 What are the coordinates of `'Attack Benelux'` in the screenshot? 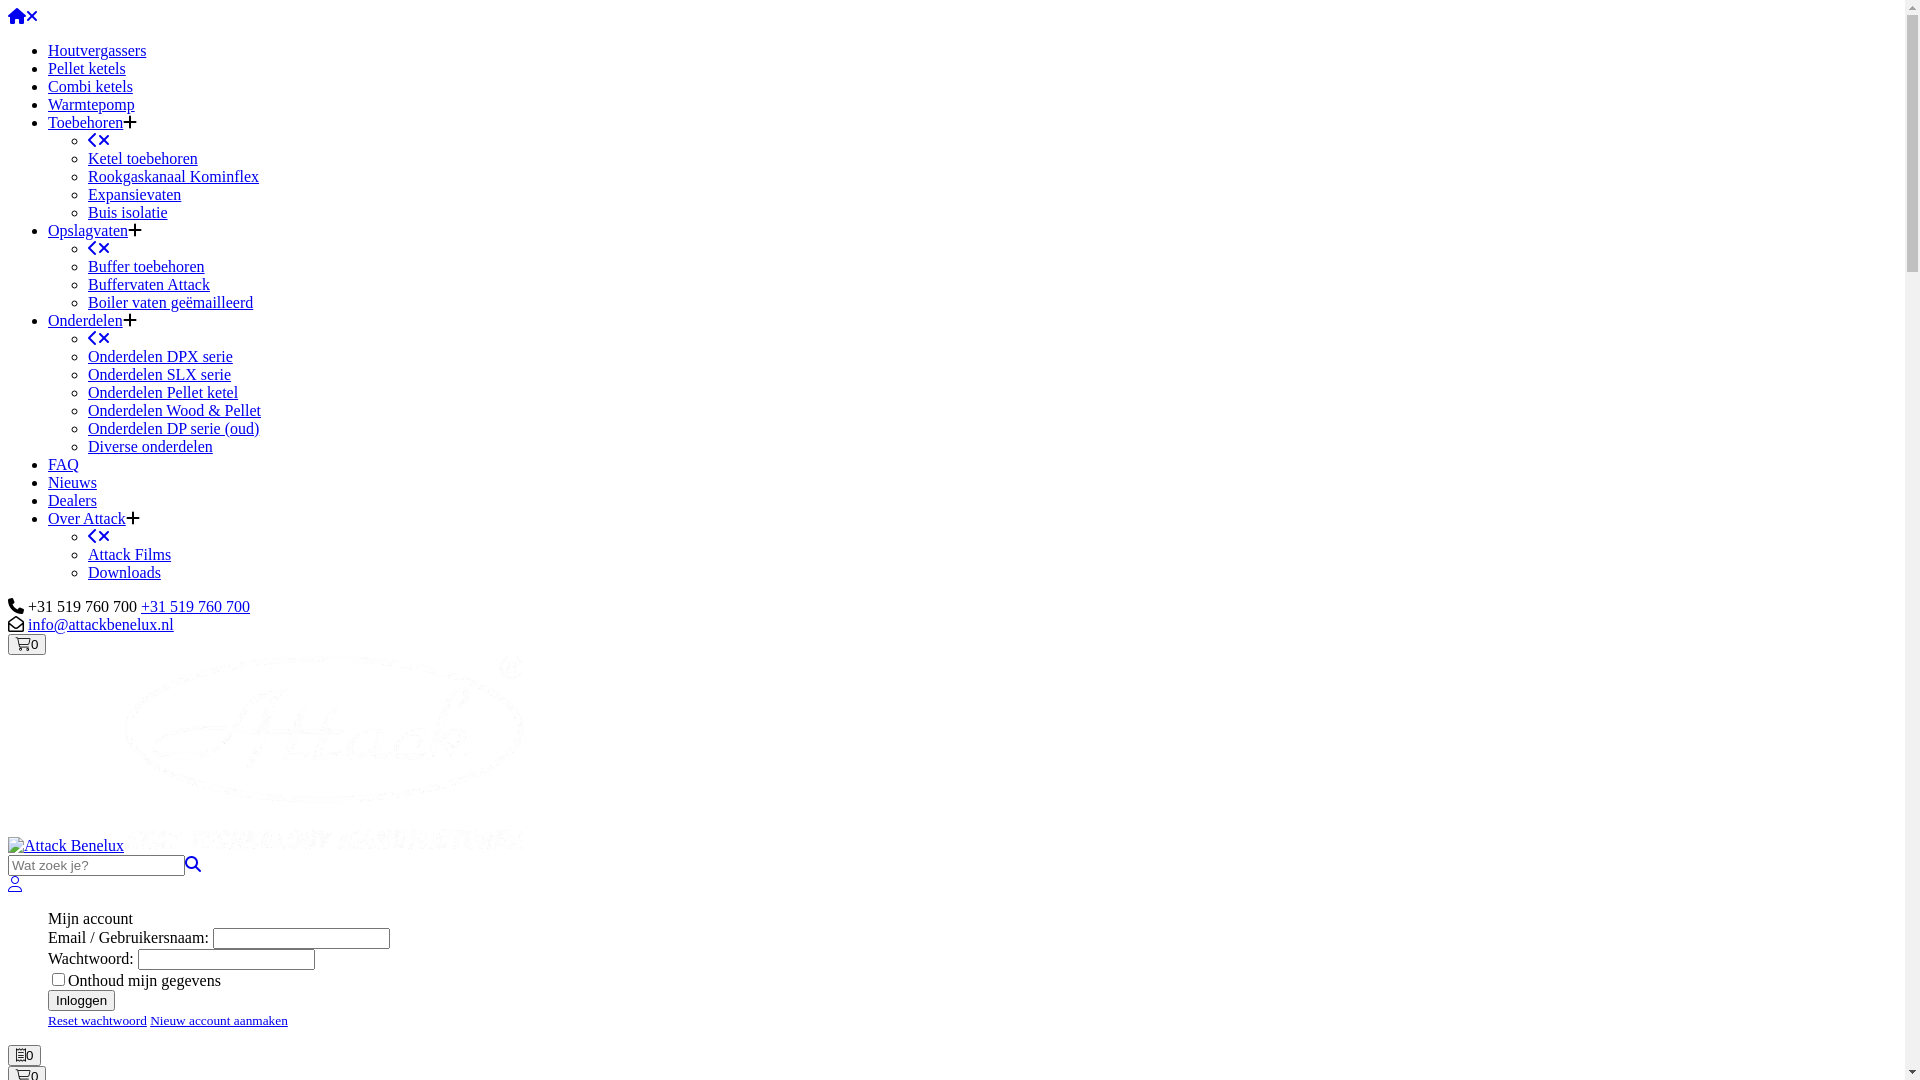 It's located at (66, 845).